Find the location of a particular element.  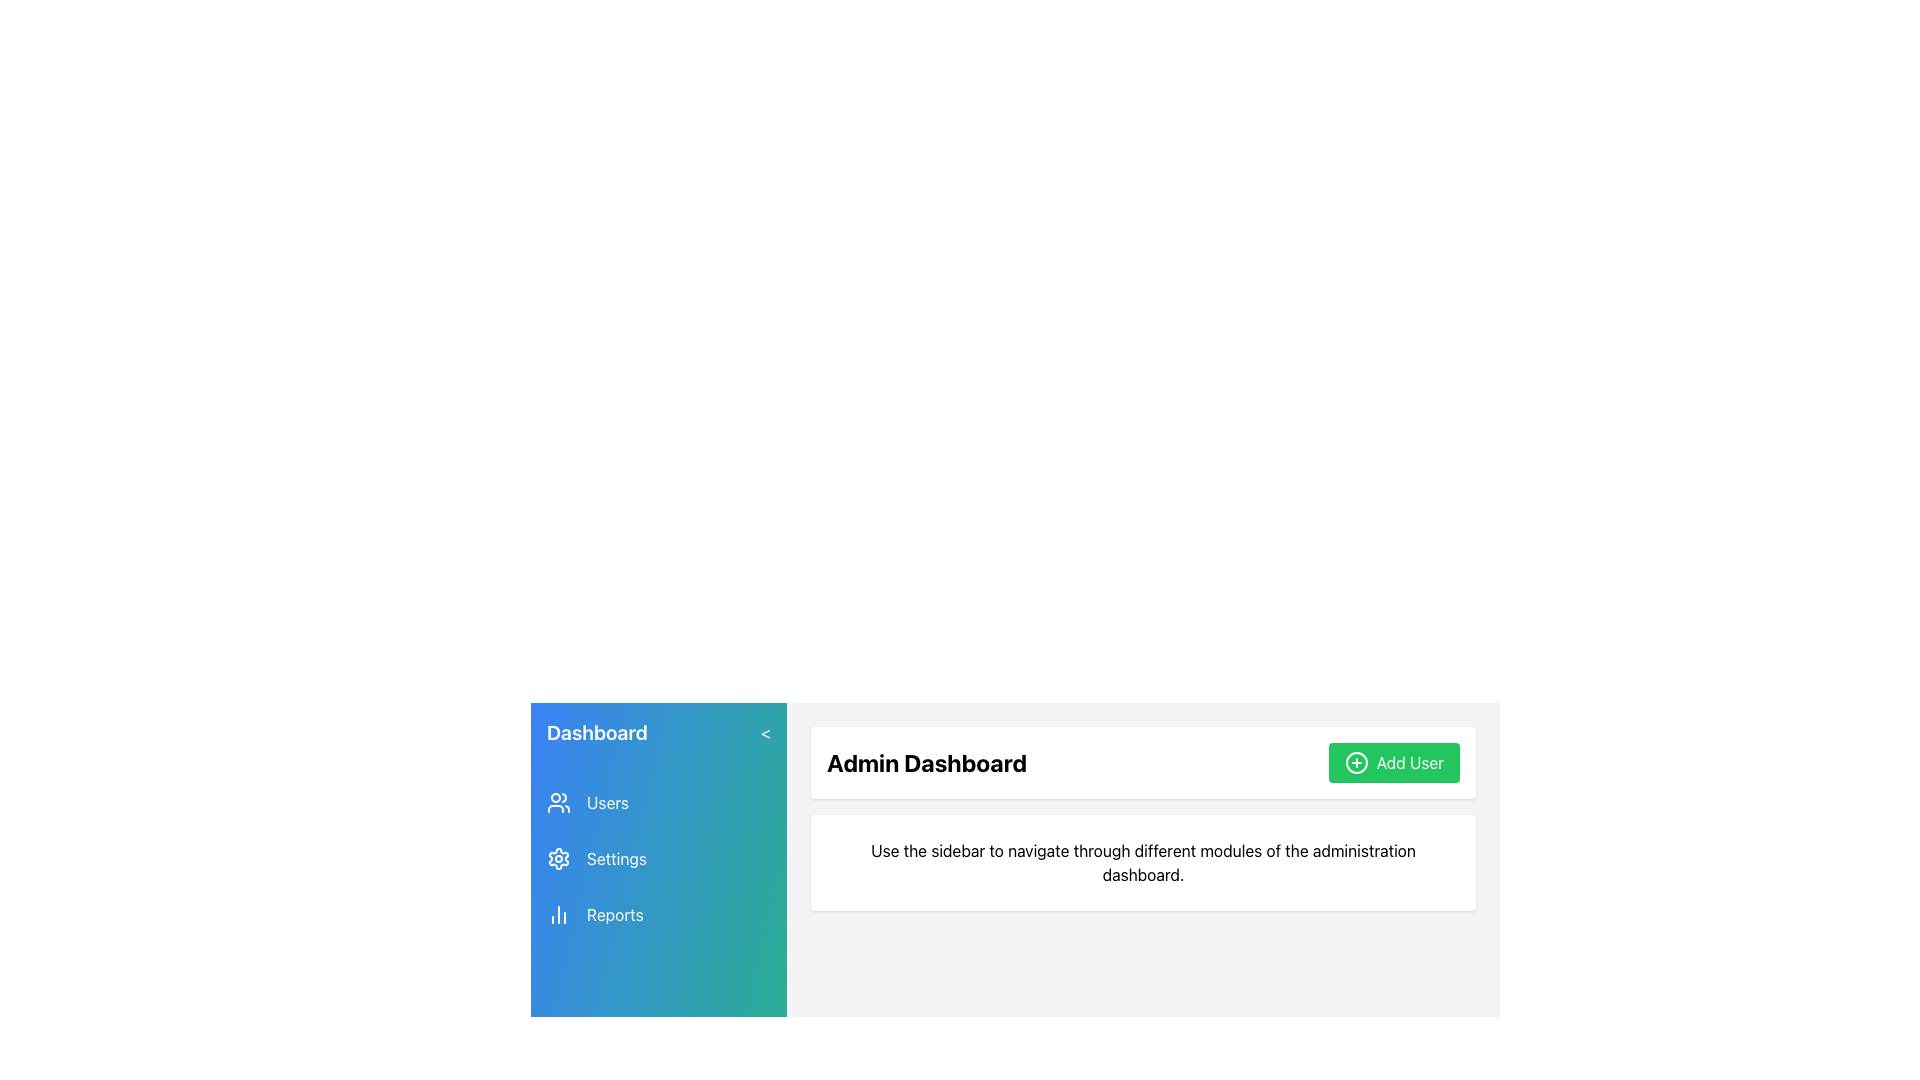

the 'Dashboard' label element that displays bold, white text within a gradient blue sidebar, located at the top-left corner of the application interface is located at coordinates (596, 732).